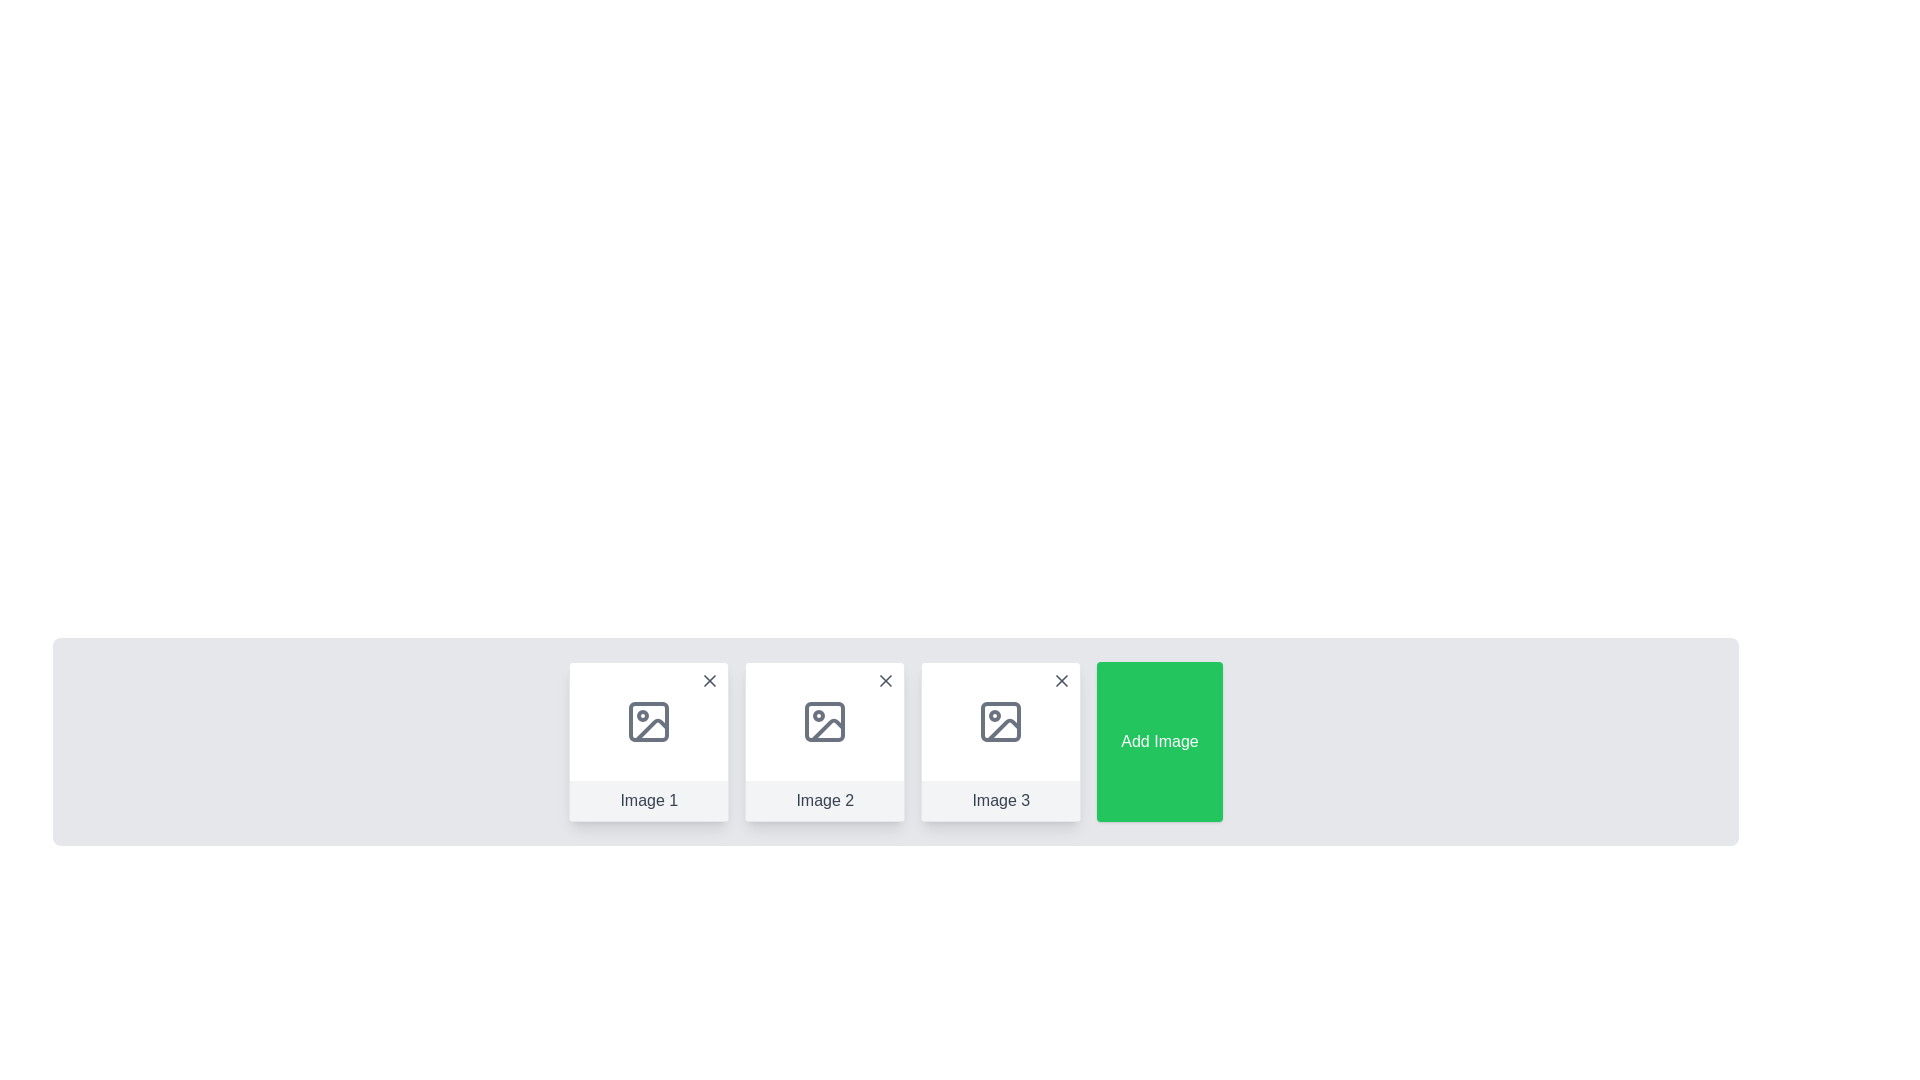  I want to click on the visual placeholder component designated for 'Image 2', which is part of a layout with similar placeholders and is positioned between 'Image 1' and 'Image 3', so click(825, 721).